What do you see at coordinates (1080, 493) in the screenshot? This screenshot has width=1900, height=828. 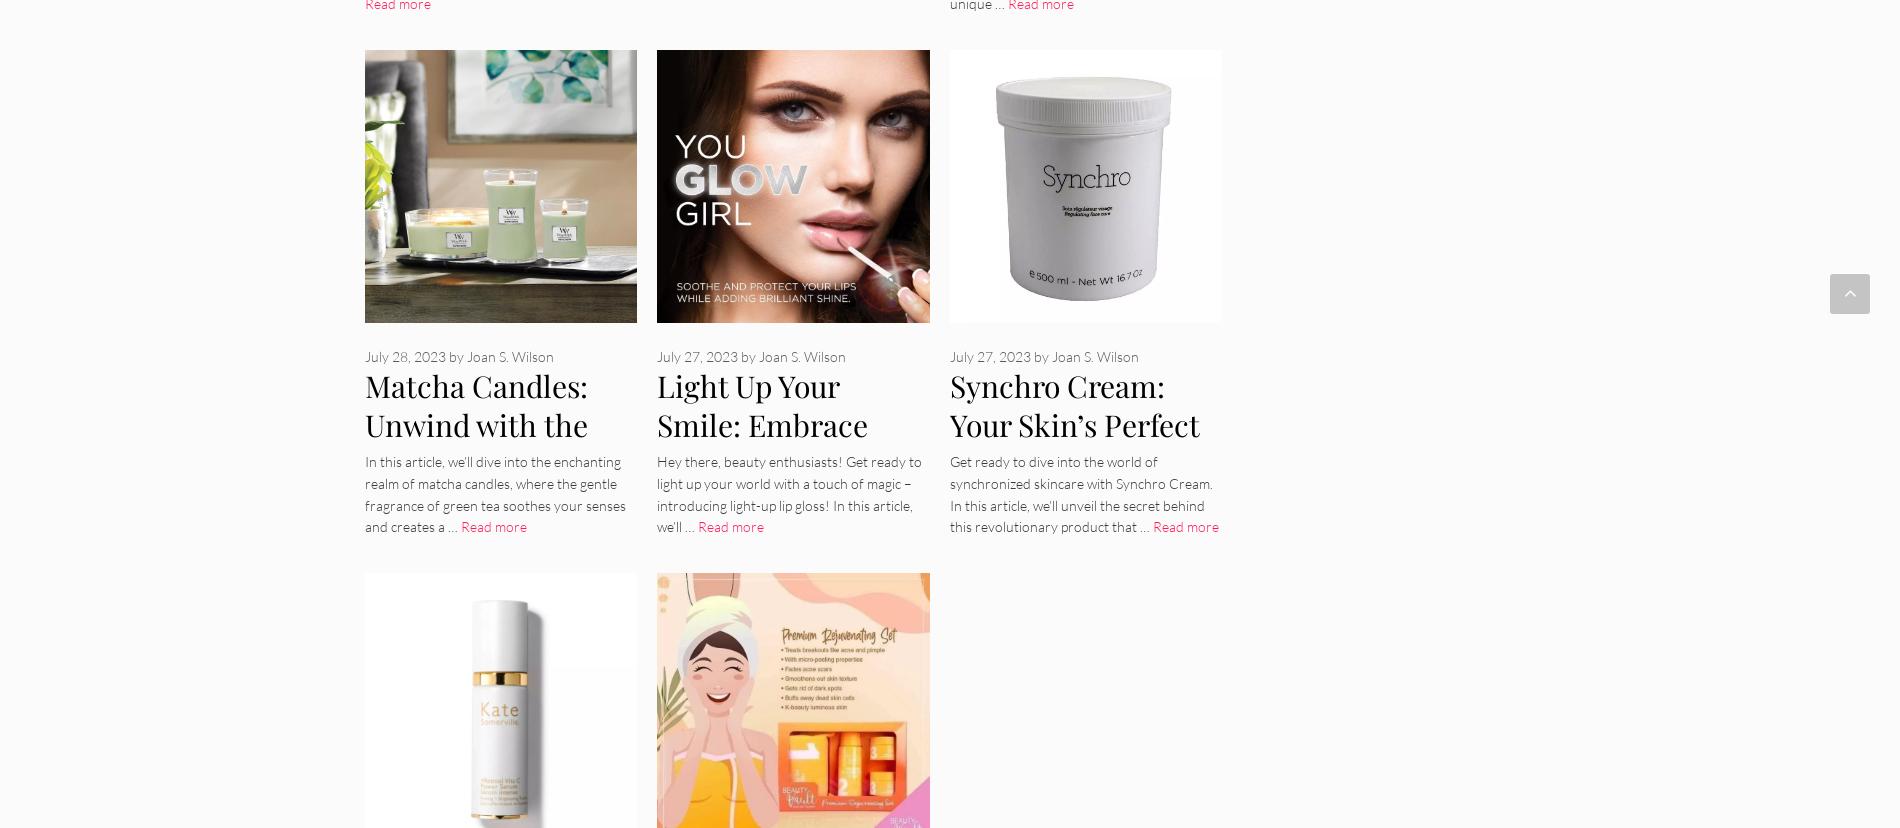 I see `'Get ready to dive into the world of synchronized skincare with Synchro Cream. In this article, we’ll unveil the secret behind this revolutionary product that …'` at bounding box center [1080, 493].